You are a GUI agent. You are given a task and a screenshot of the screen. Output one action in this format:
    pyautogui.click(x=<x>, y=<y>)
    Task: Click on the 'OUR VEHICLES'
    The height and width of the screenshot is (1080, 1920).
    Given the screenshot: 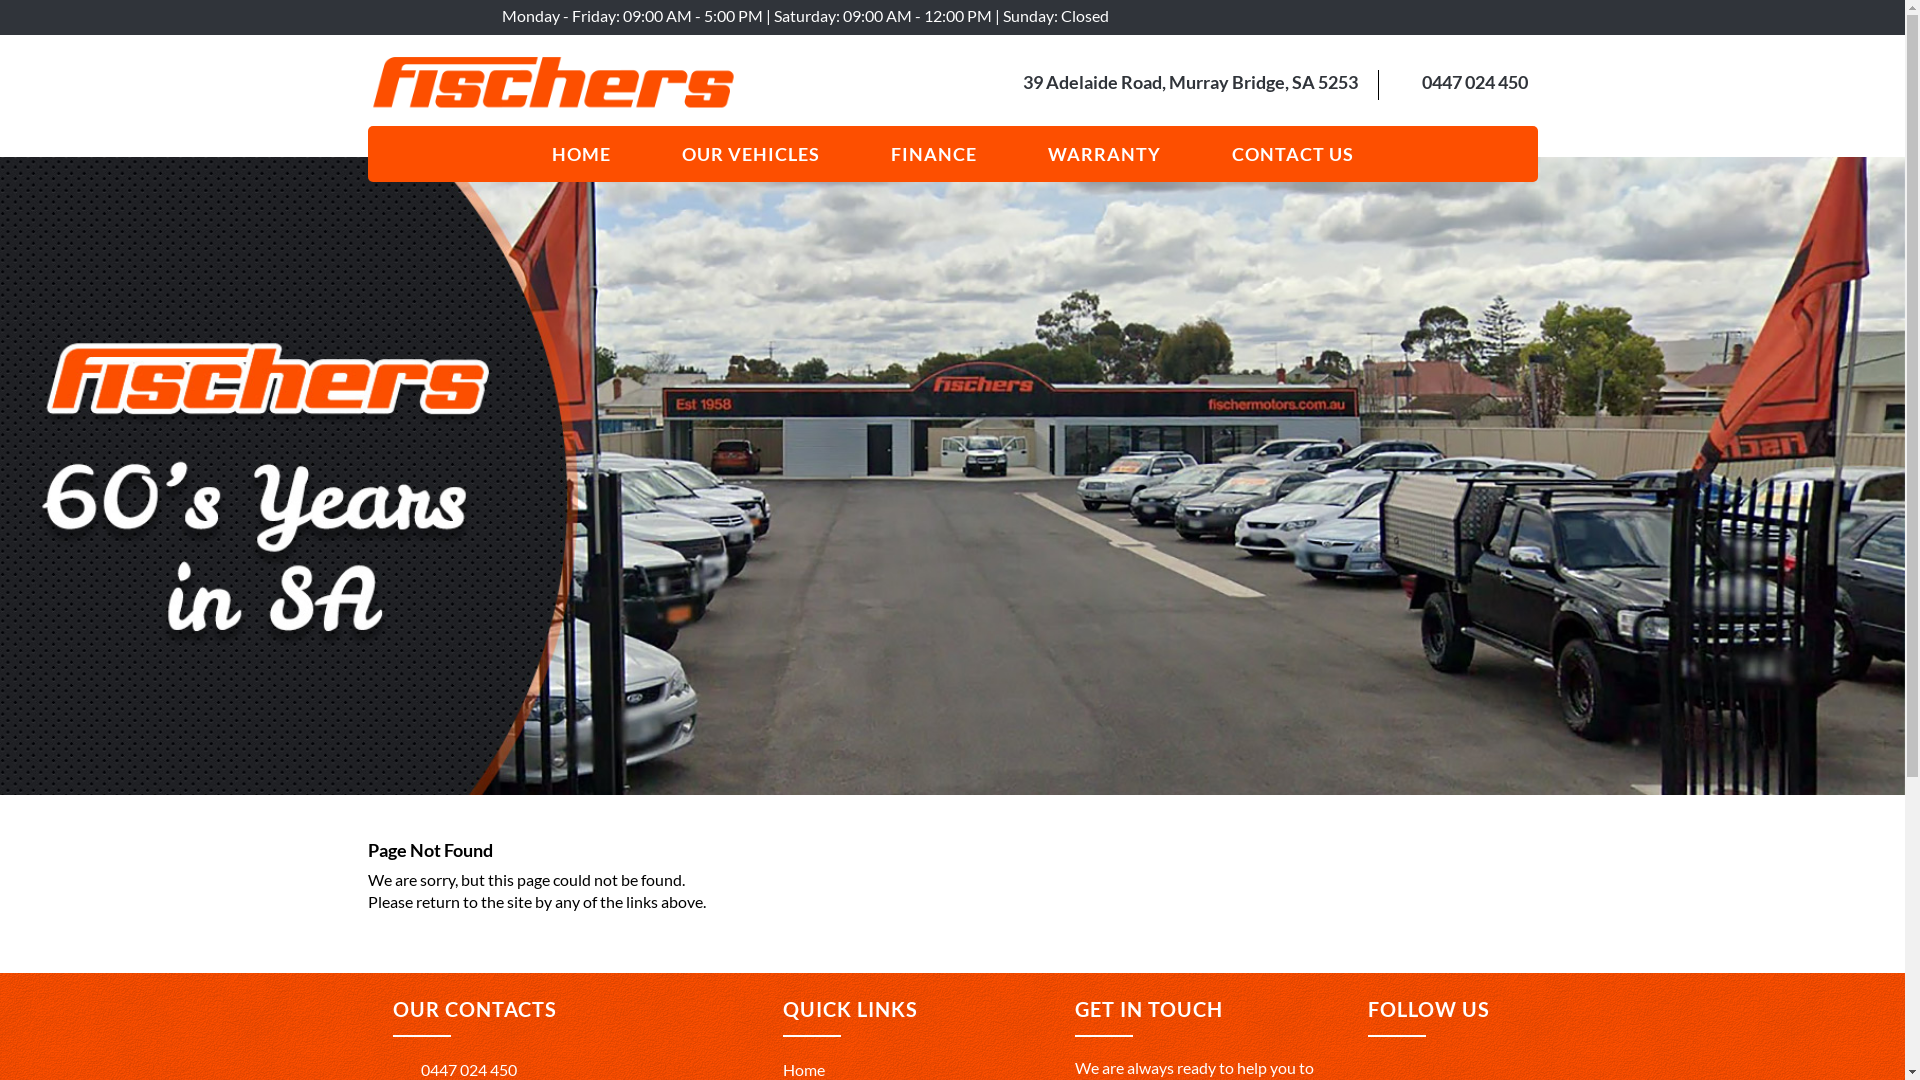 What is the action you would take?
    pyautogui.click(x=749, y=153)
    